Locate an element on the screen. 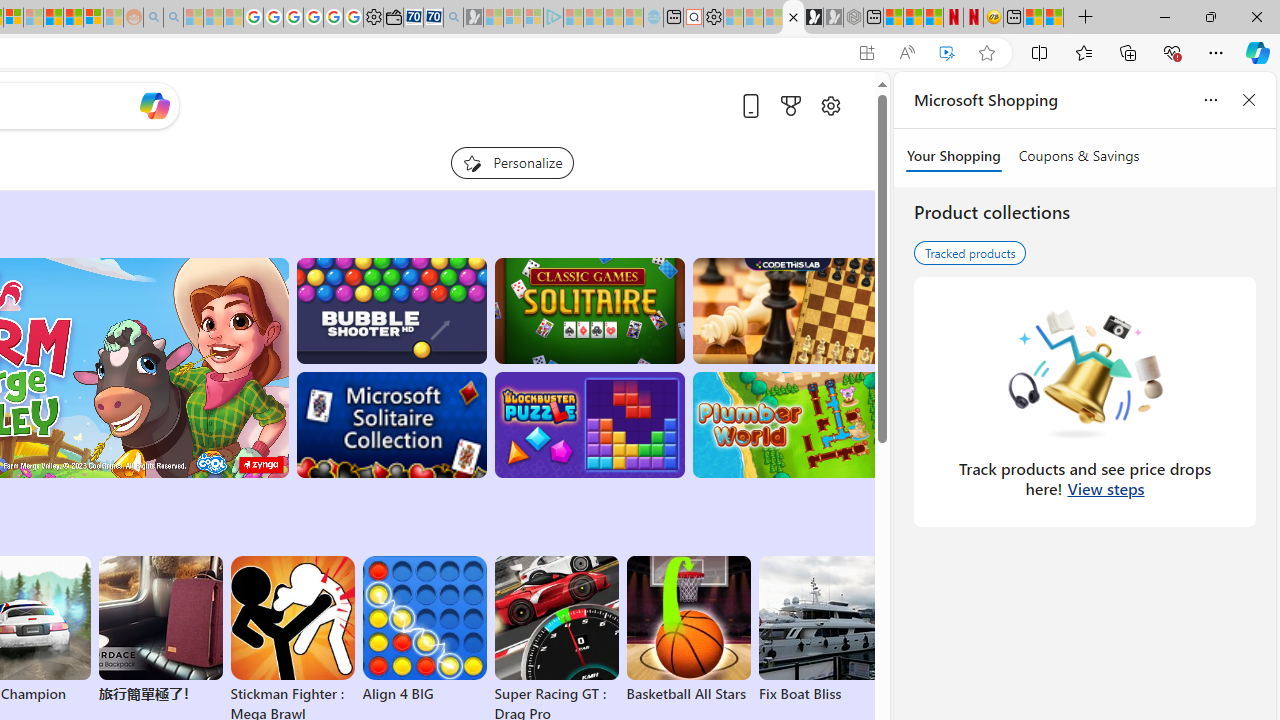  'Master Chess' is located at coordinates (786, 311).